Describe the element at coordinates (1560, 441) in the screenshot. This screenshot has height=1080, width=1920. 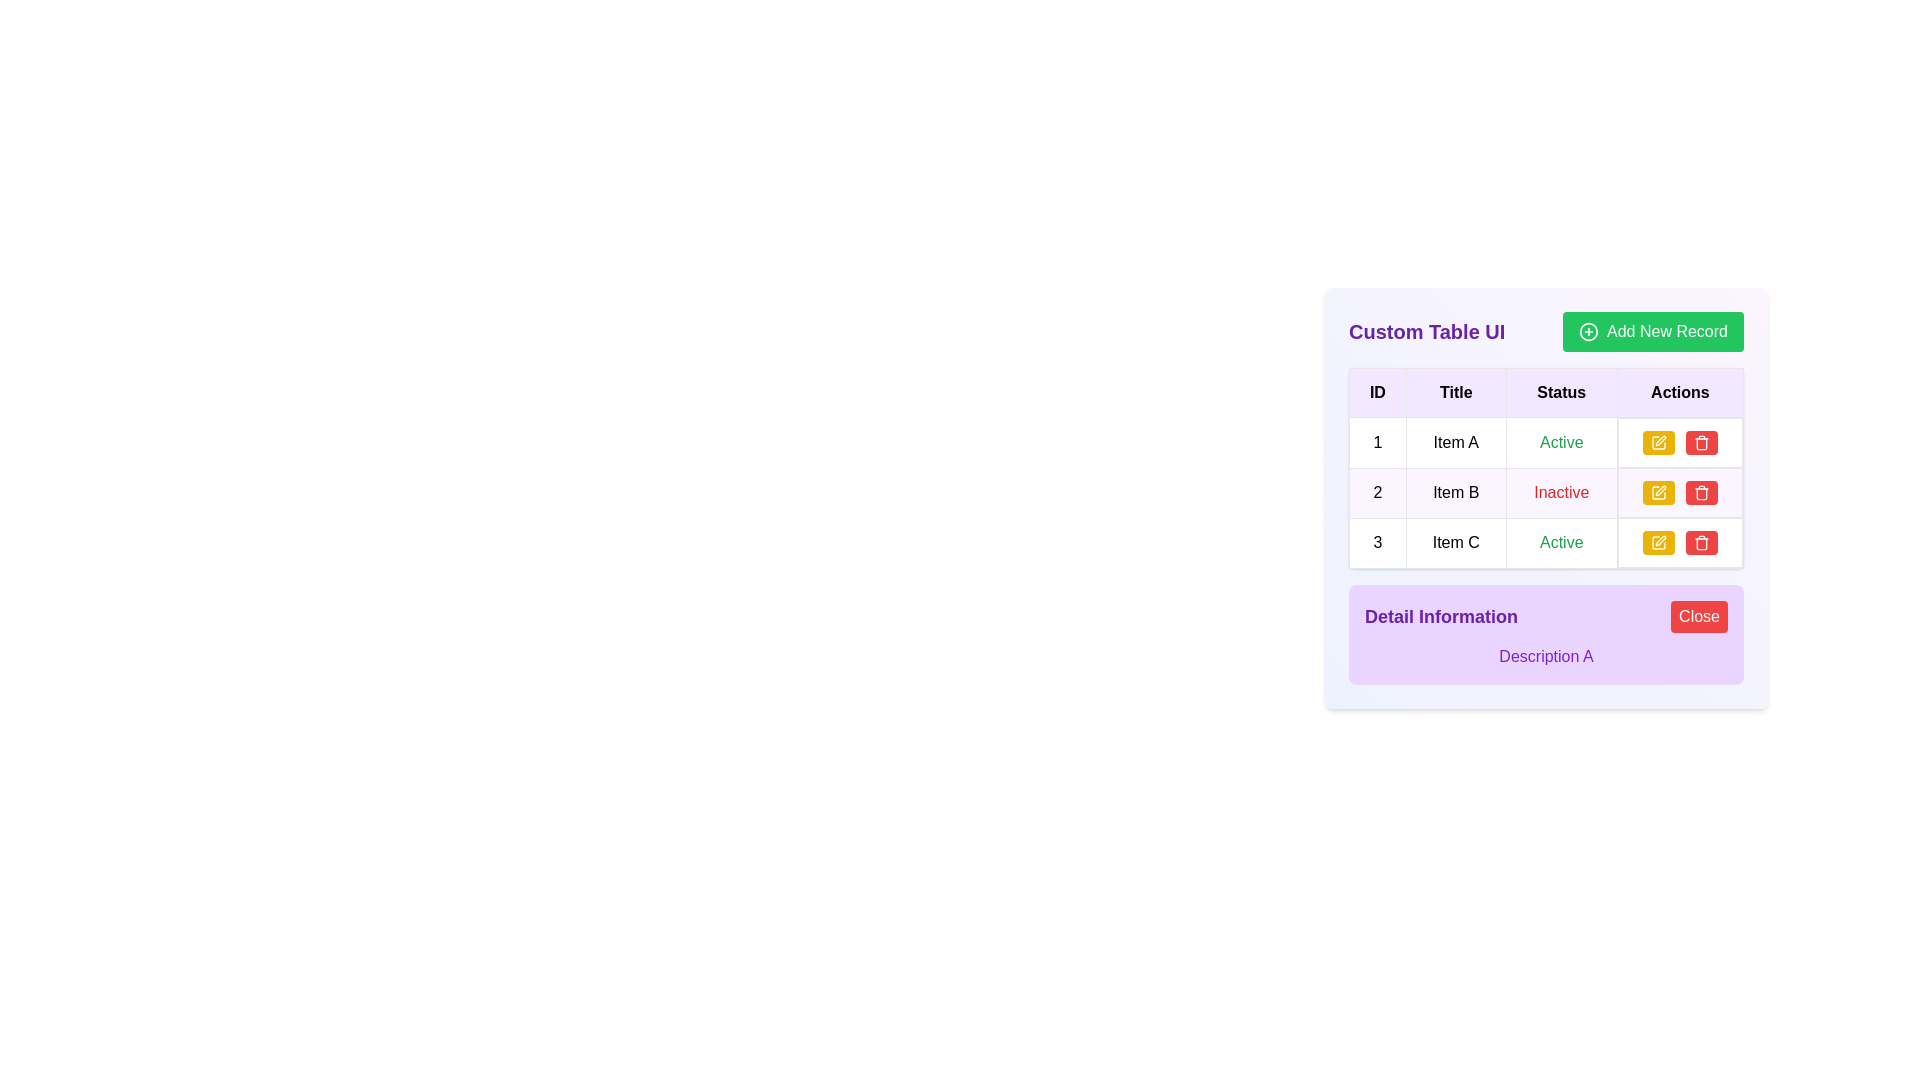
I see `text status indicator that shows 'Active' in the first row of the table under the 'Status' column` at that location.